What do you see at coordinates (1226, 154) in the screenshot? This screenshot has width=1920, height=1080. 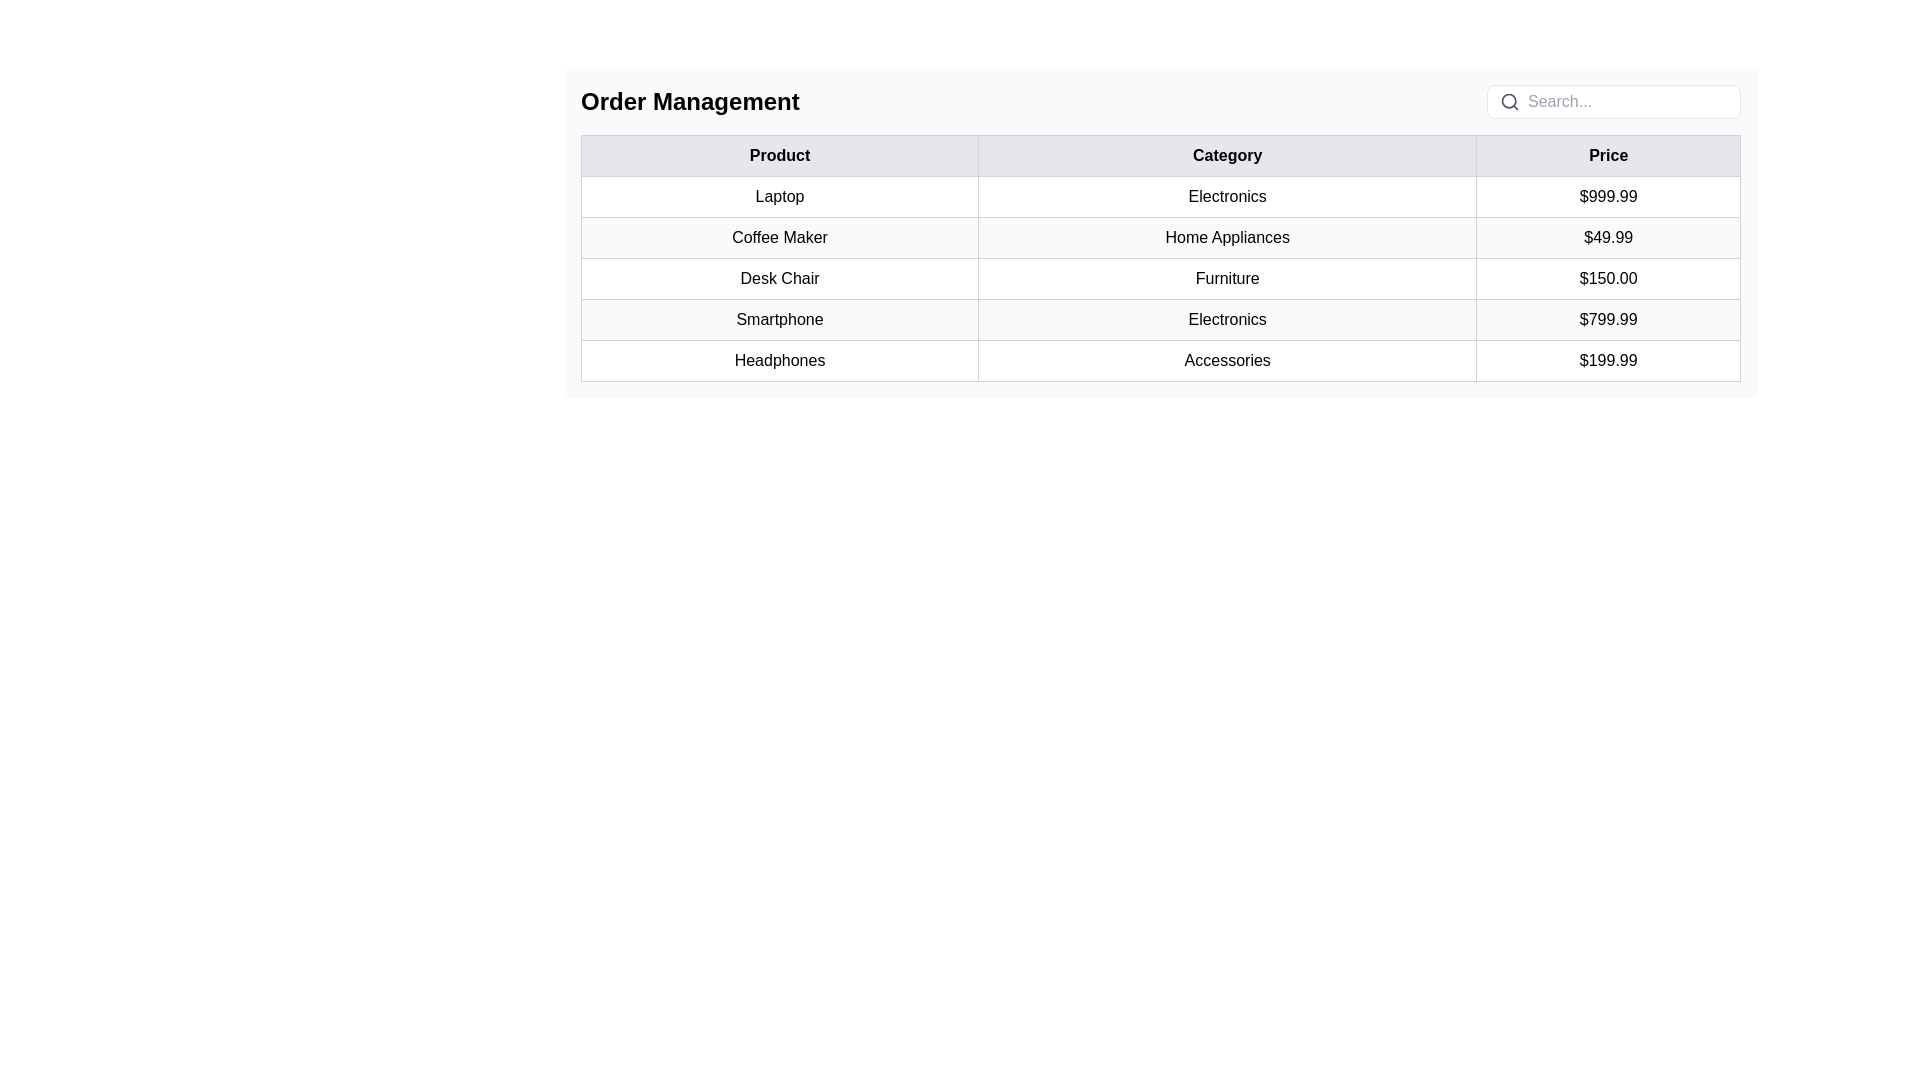 I see `the column header text indicating product categories in the table, which is the second header from the left` at bounding box center [1226, 154].